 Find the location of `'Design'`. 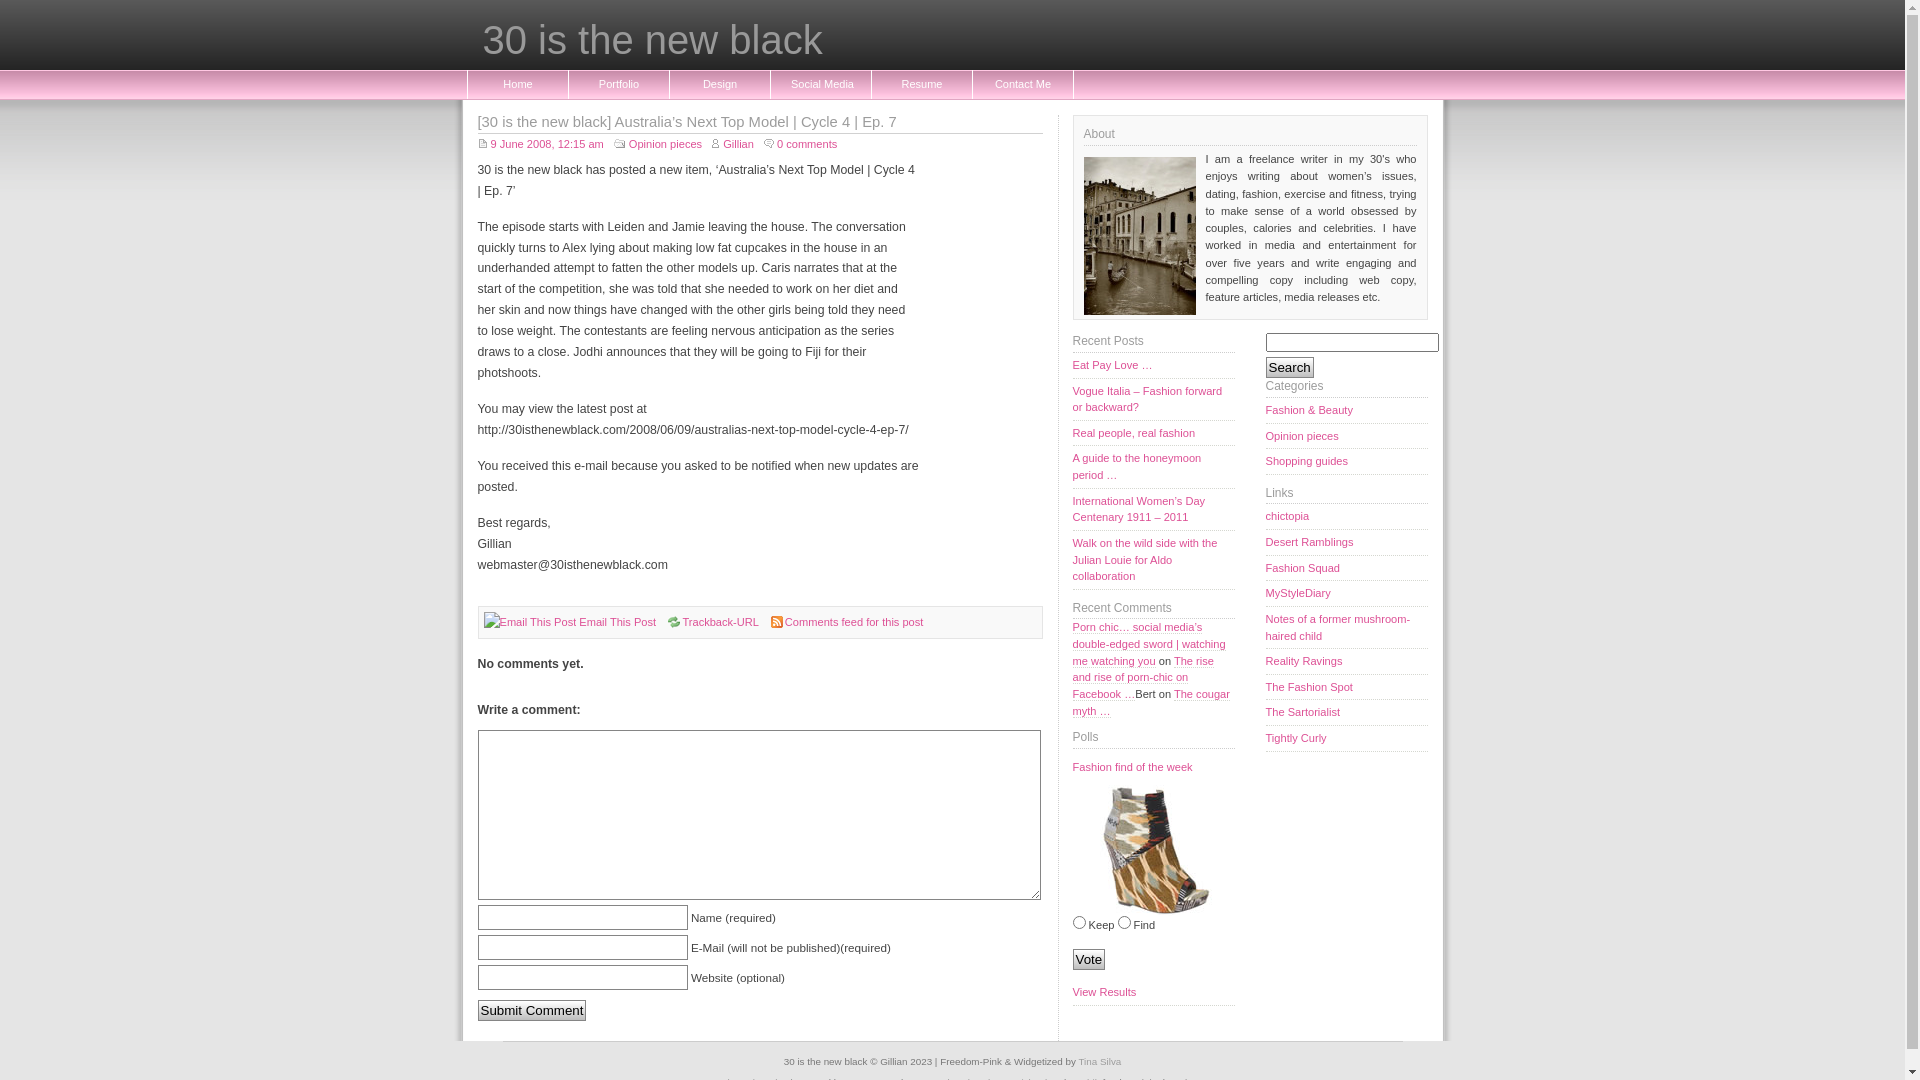

'Design' is located at coordinates (720, 83).